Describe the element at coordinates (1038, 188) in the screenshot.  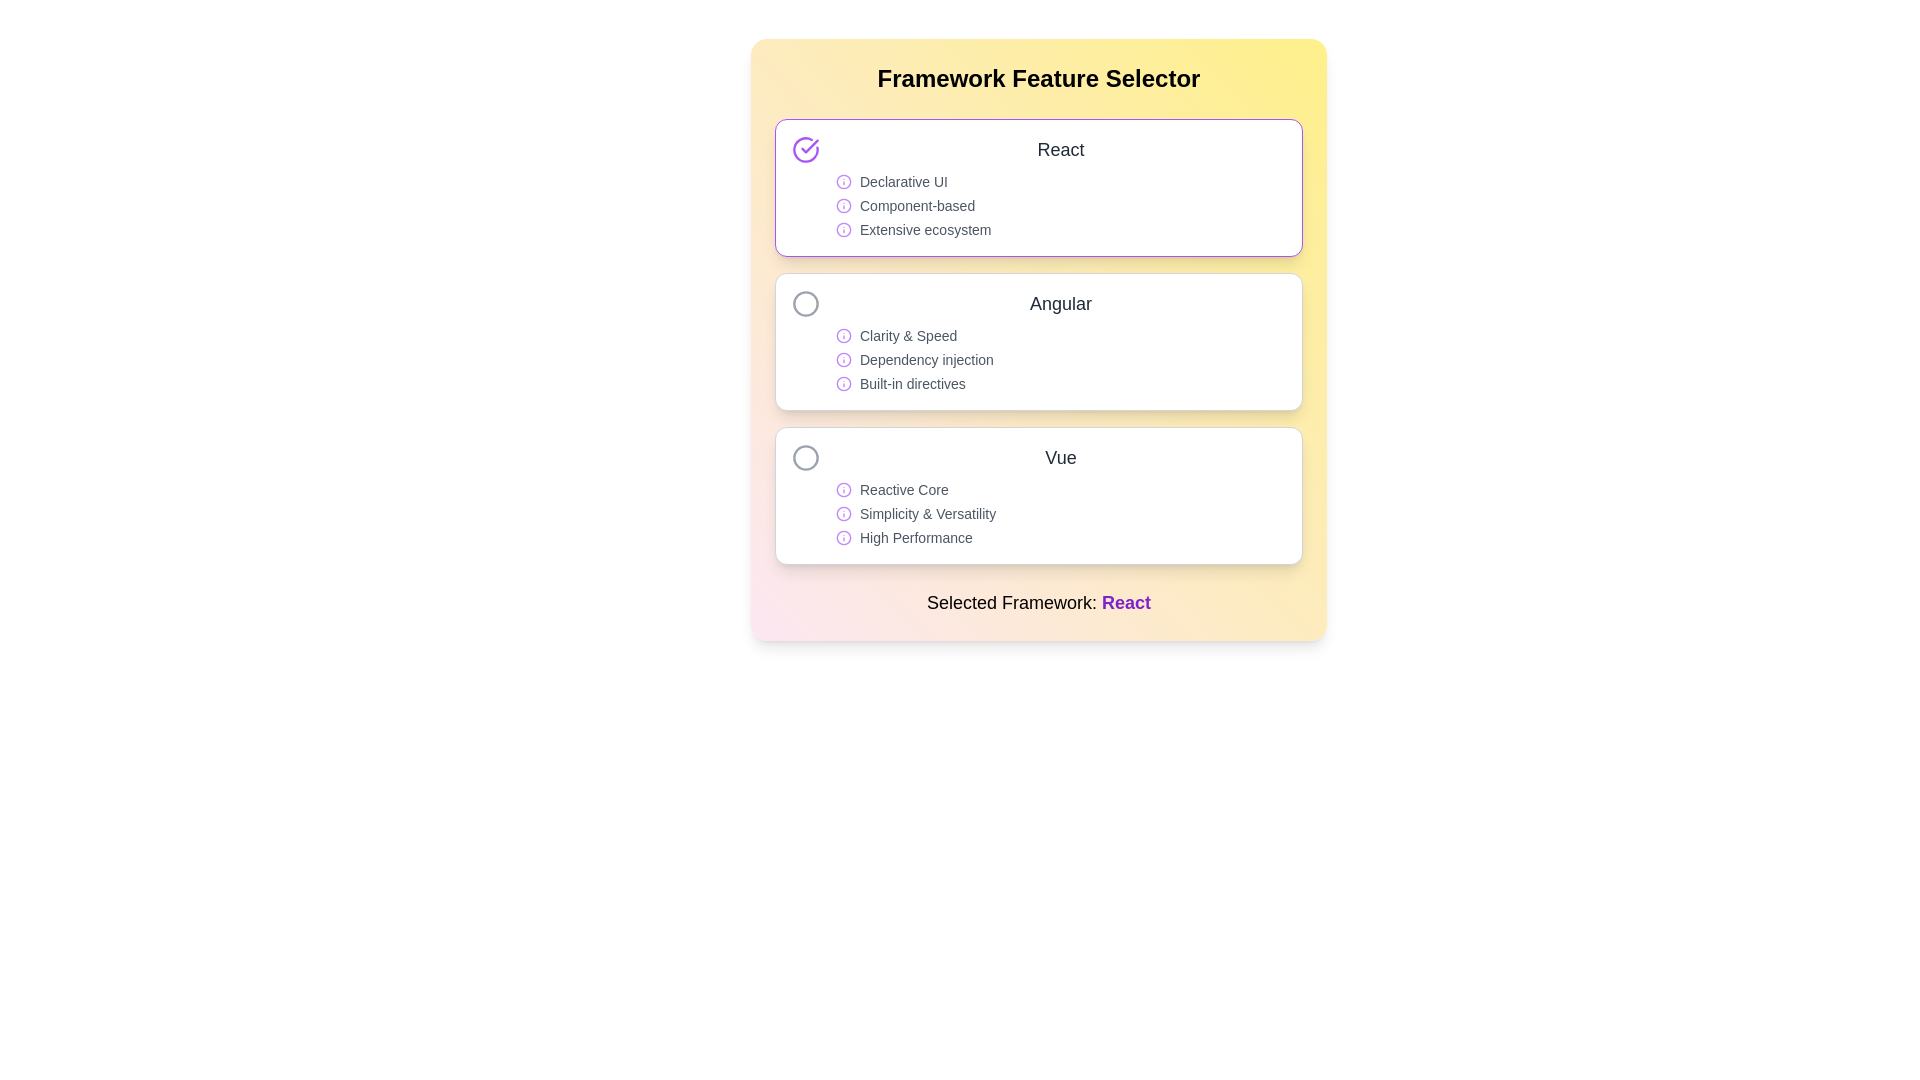
I see `the Informational Card titled 'React'` at that location.